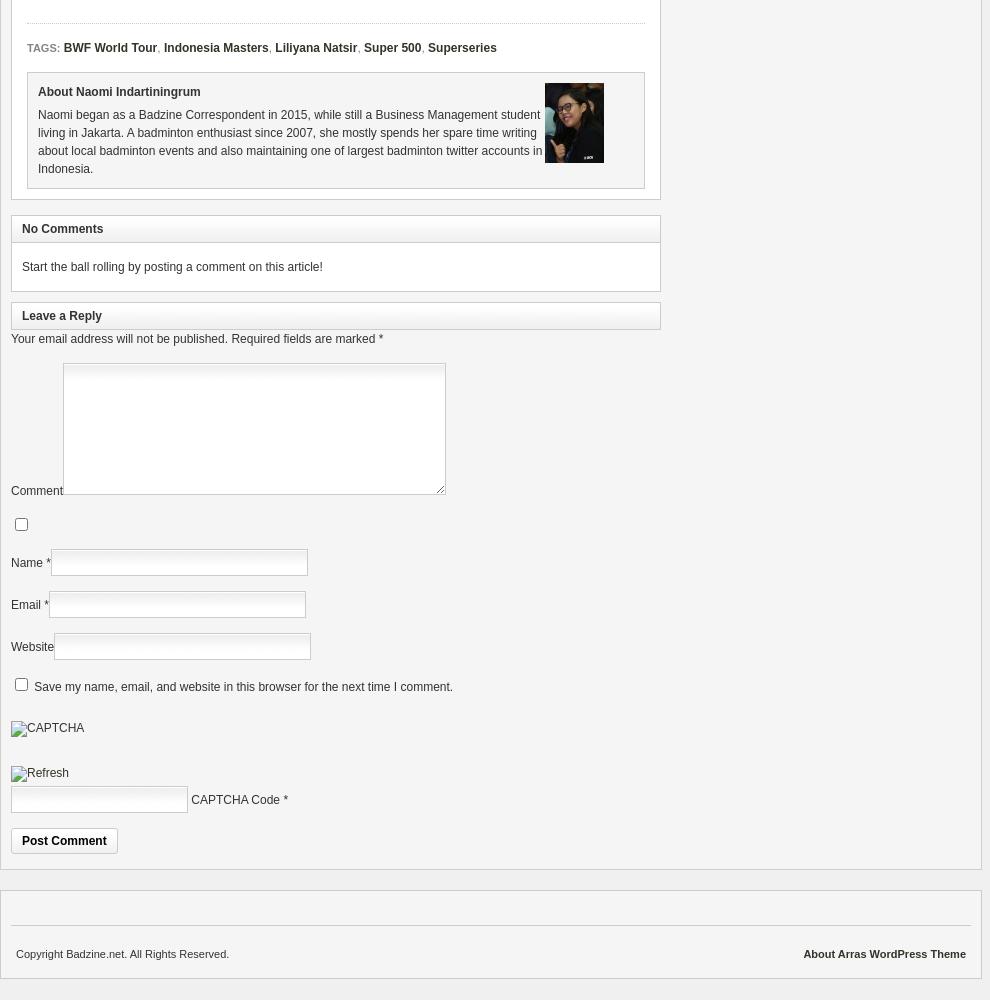 Image resolution: width=990 pixels, height=1000 pixels. I want to click on 'Website', so click(31, 647).